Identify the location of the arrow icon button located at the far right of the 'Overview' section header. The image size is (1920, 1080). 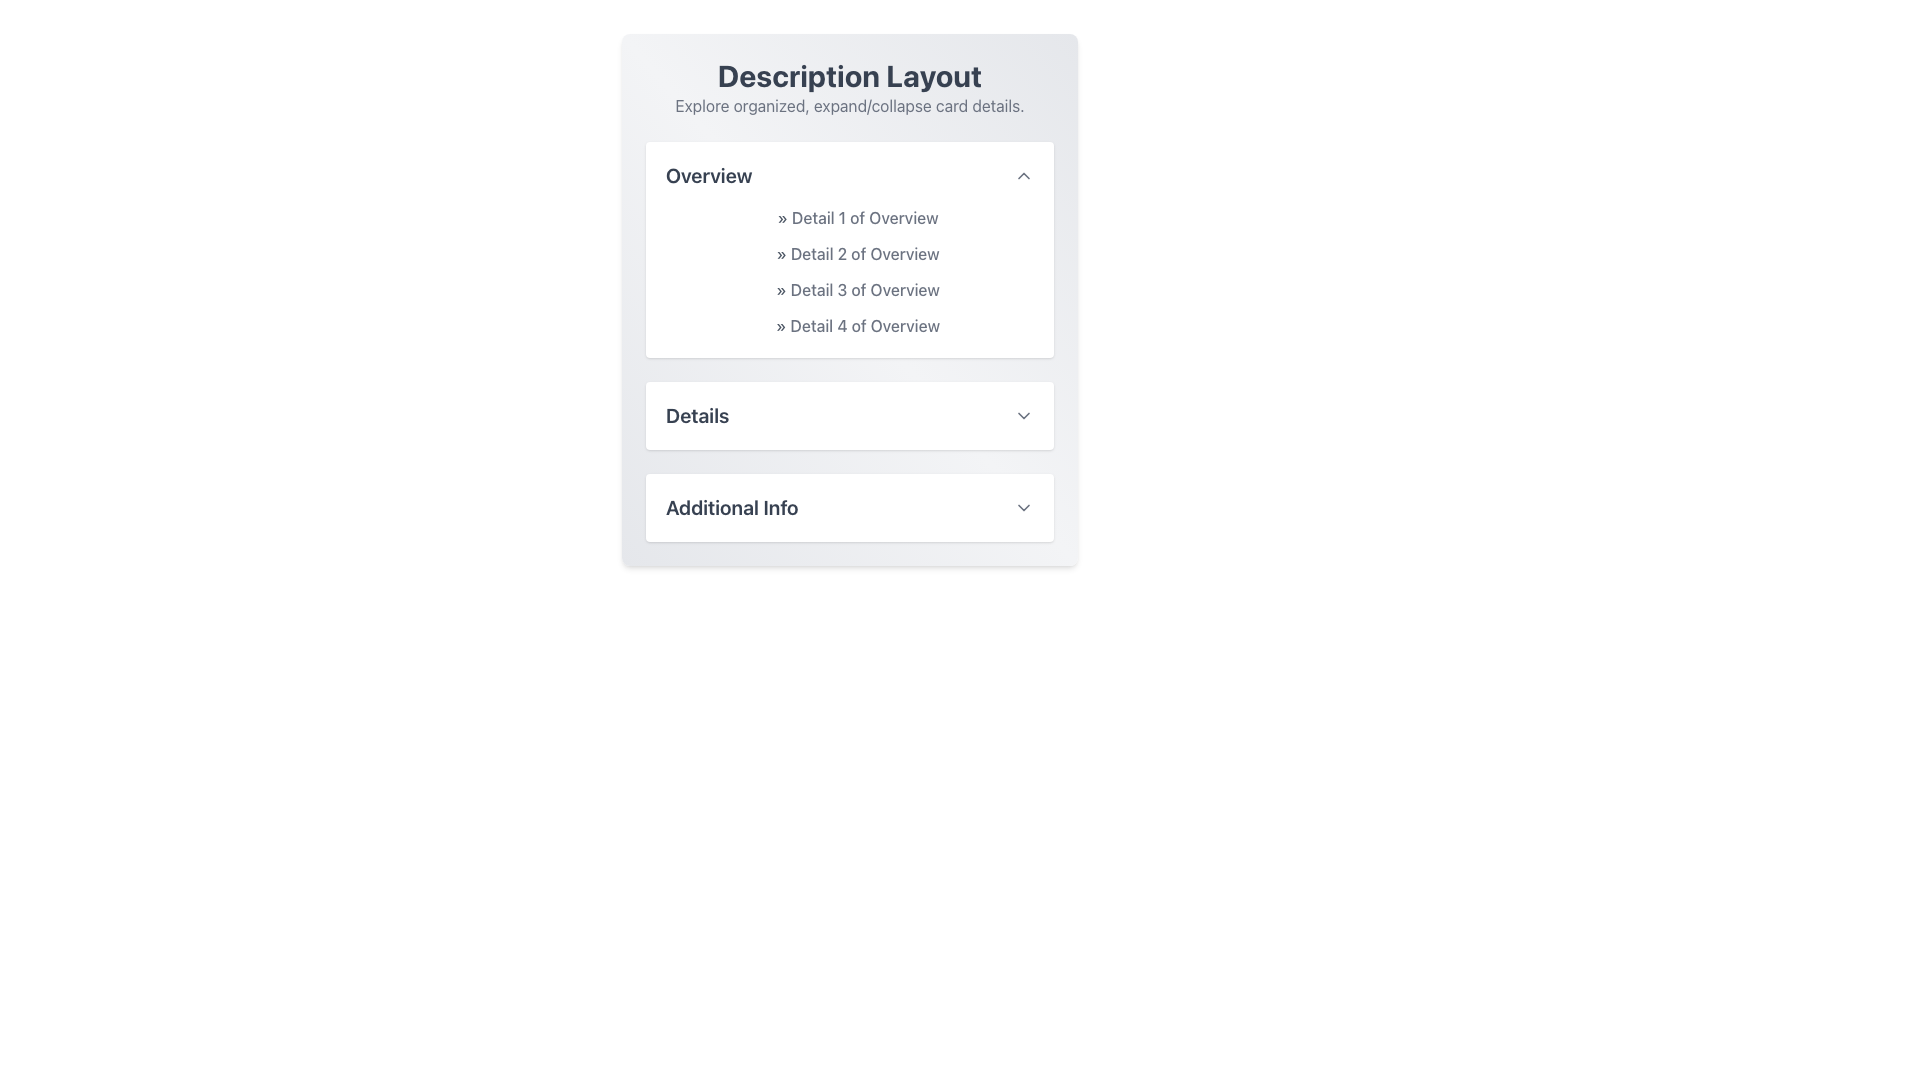
(1023, 175).